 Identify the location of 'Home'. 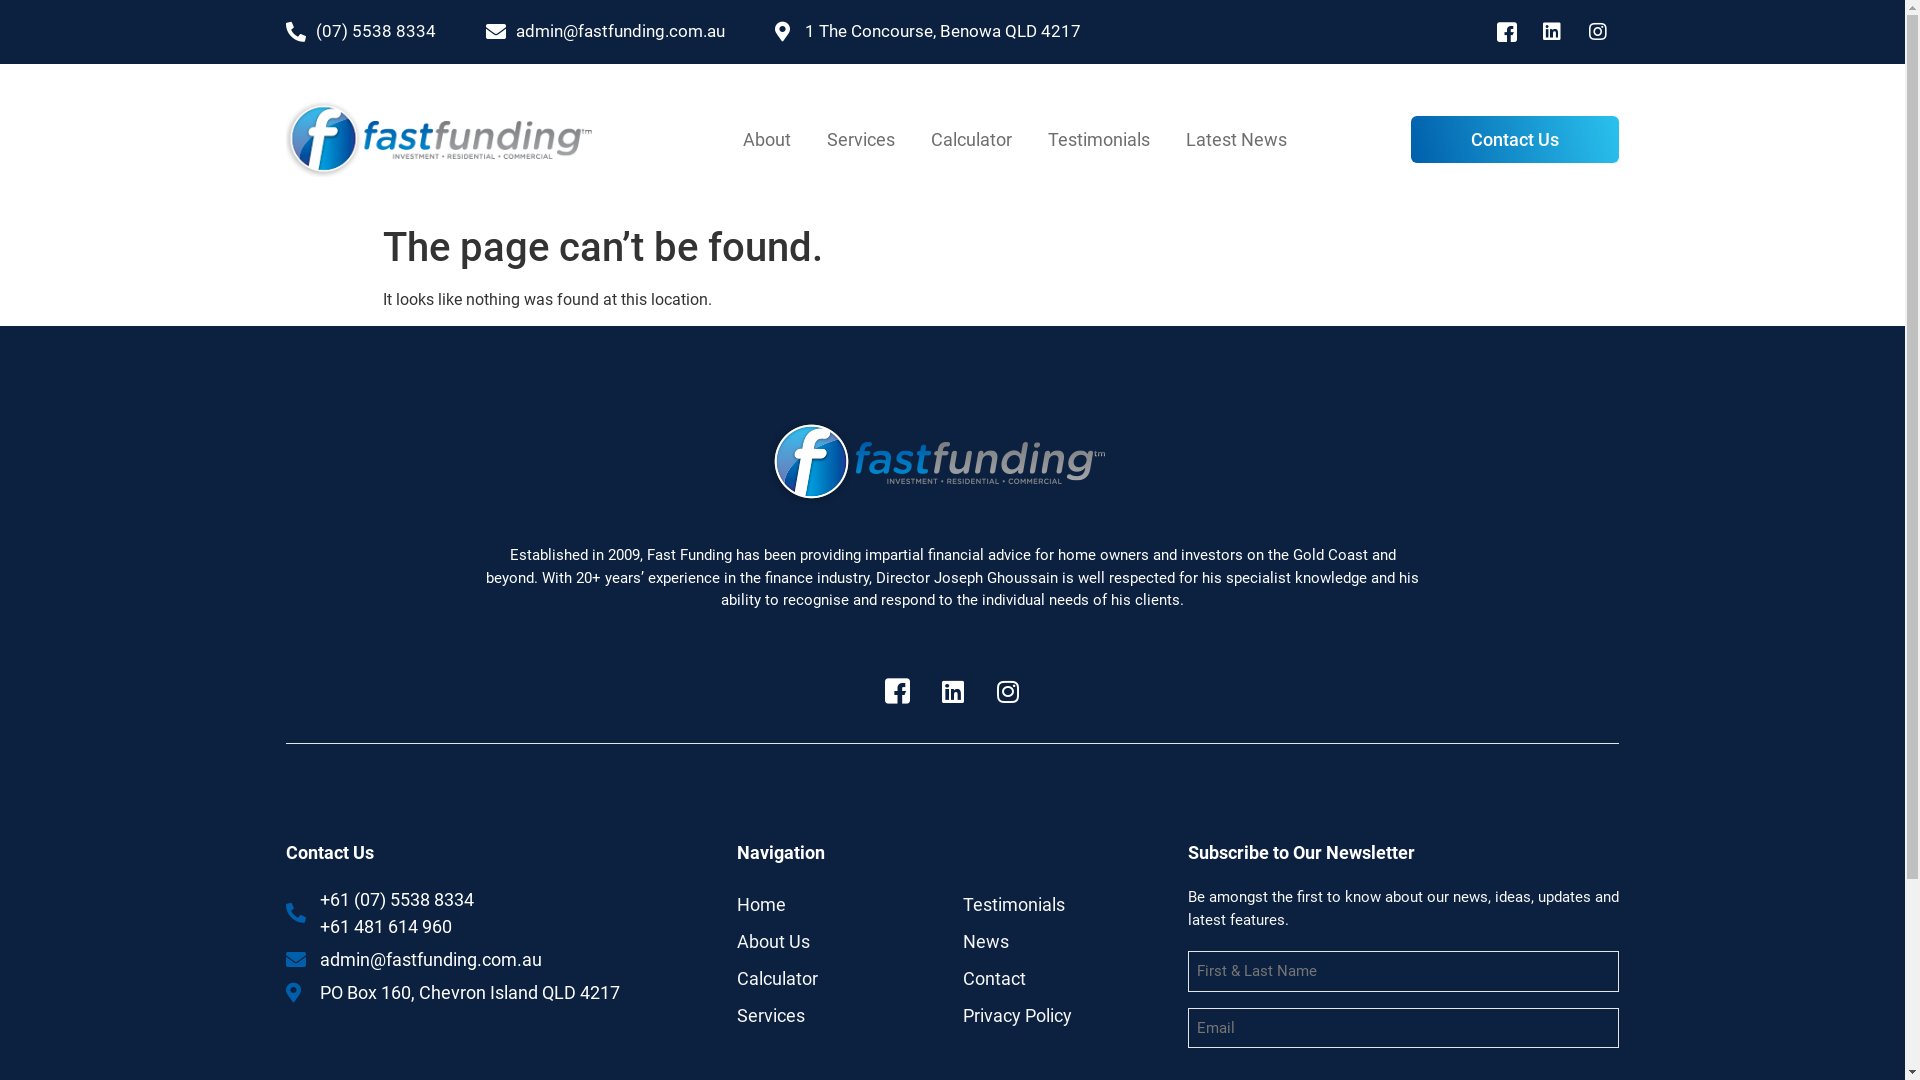
(840, 904).